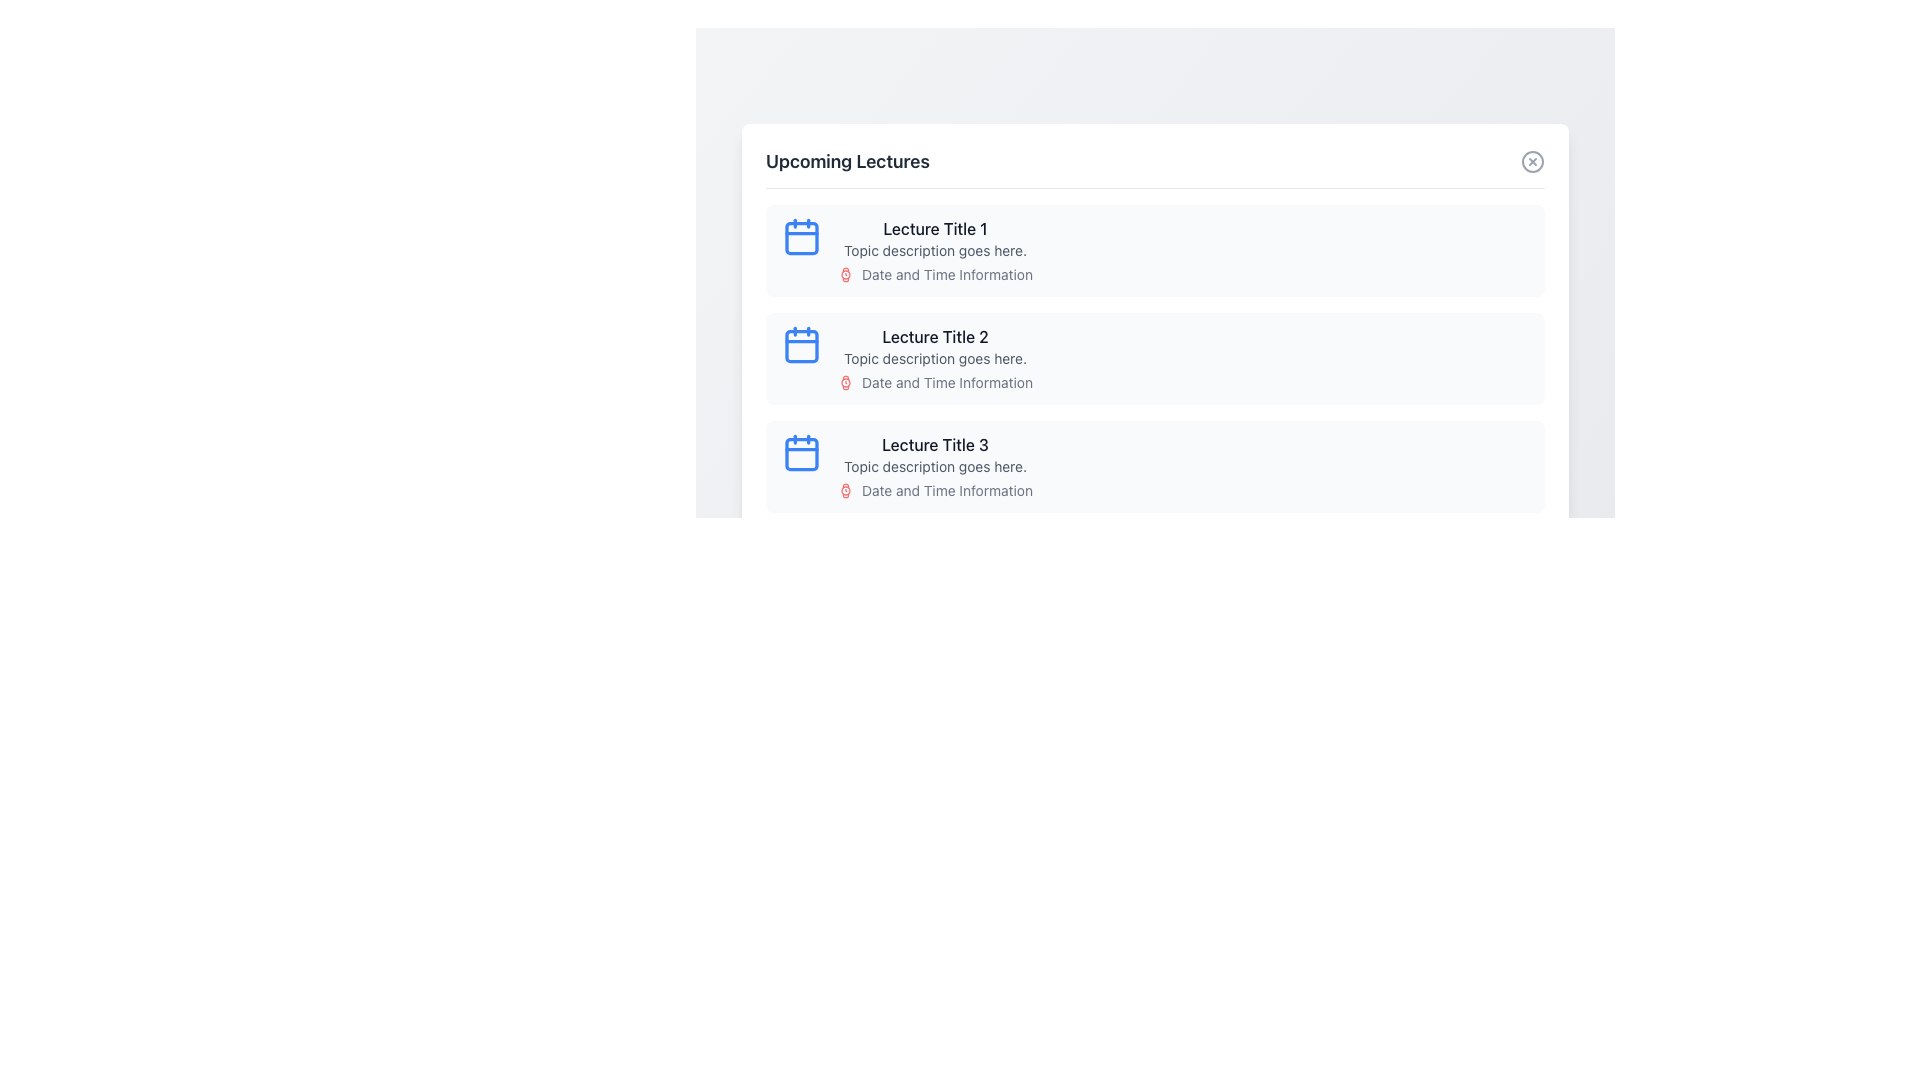  What do you see at coordinates (934, 490) in the screenshot?
I see `the 'Date and Time Information' text label with a watch icon located below 'Lecture Title 3' in the third lecture block` at bounding box center [934, 490].